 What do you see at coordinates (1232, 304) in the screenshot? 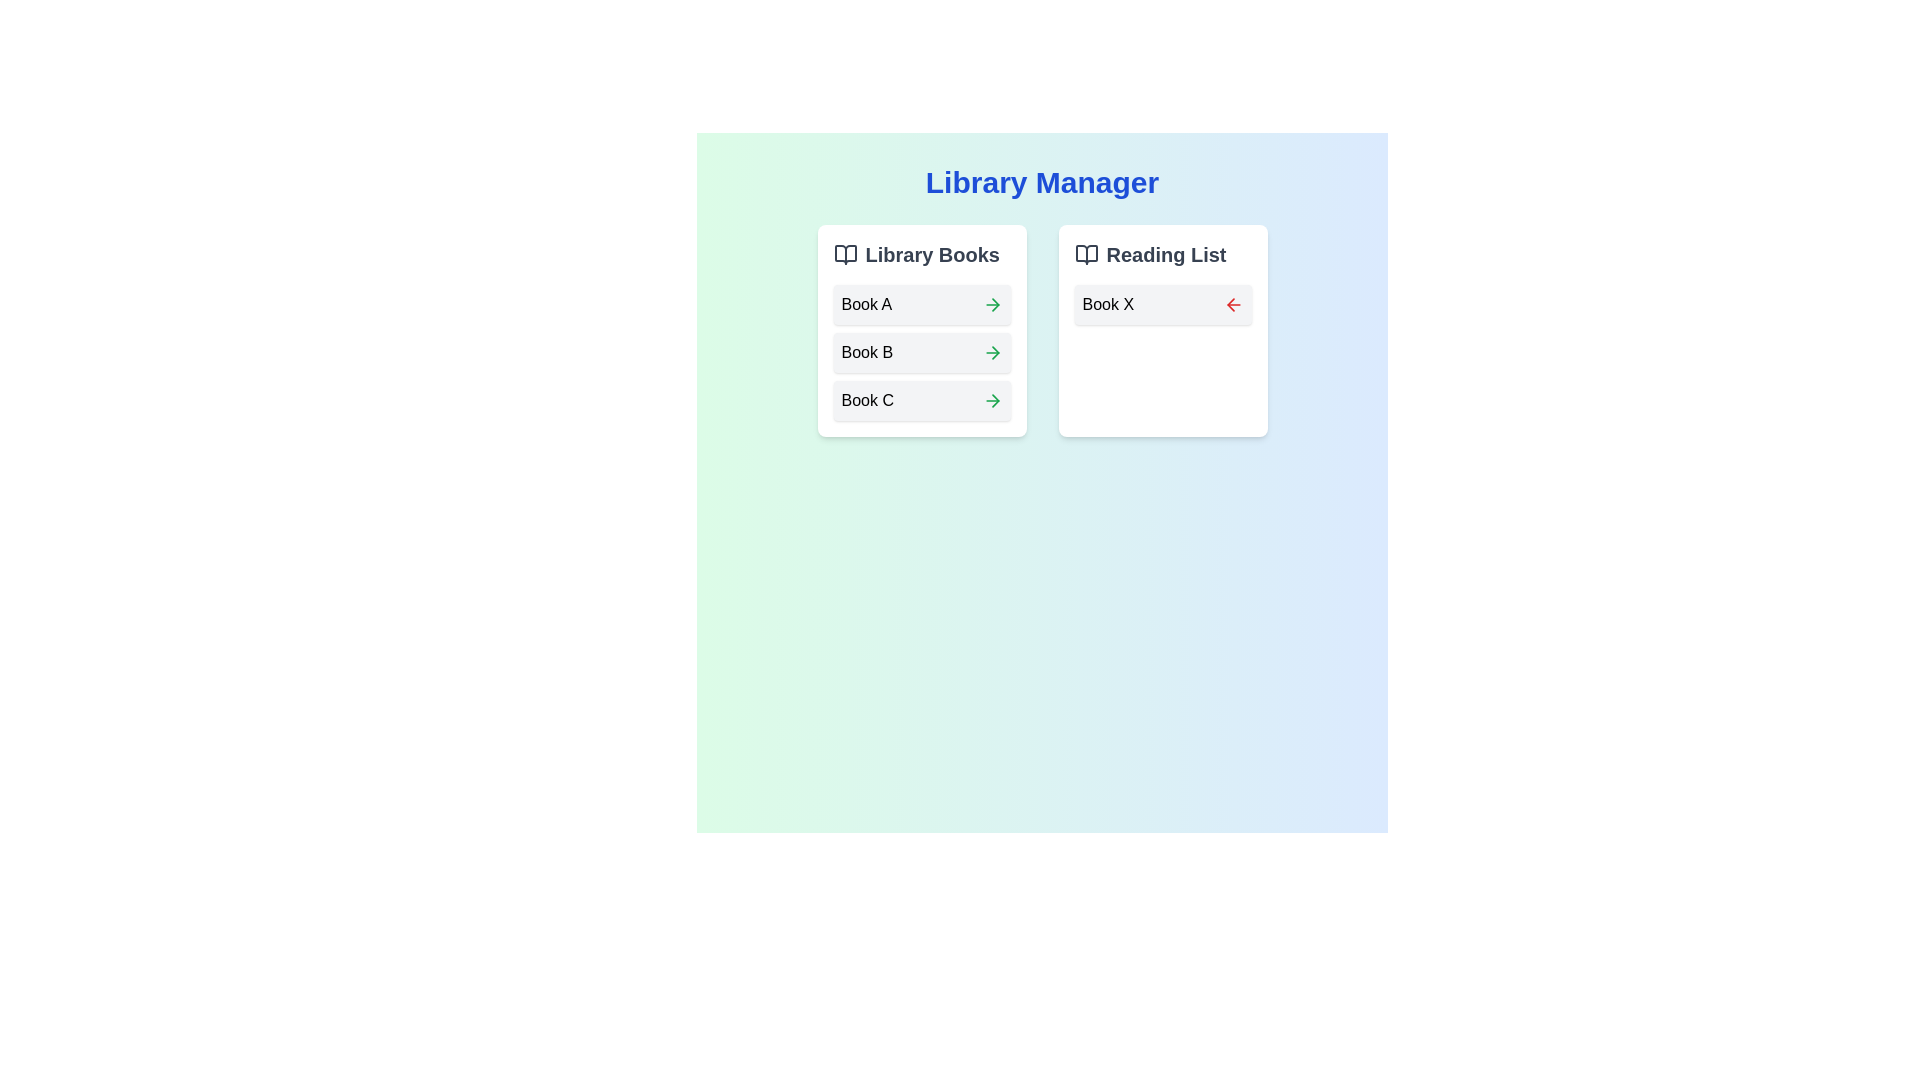
I see `the left-arrow icon button with a red color scheme located within the 'Book X' card in the 'Reading List' section` at bounding box center [1232, 304].